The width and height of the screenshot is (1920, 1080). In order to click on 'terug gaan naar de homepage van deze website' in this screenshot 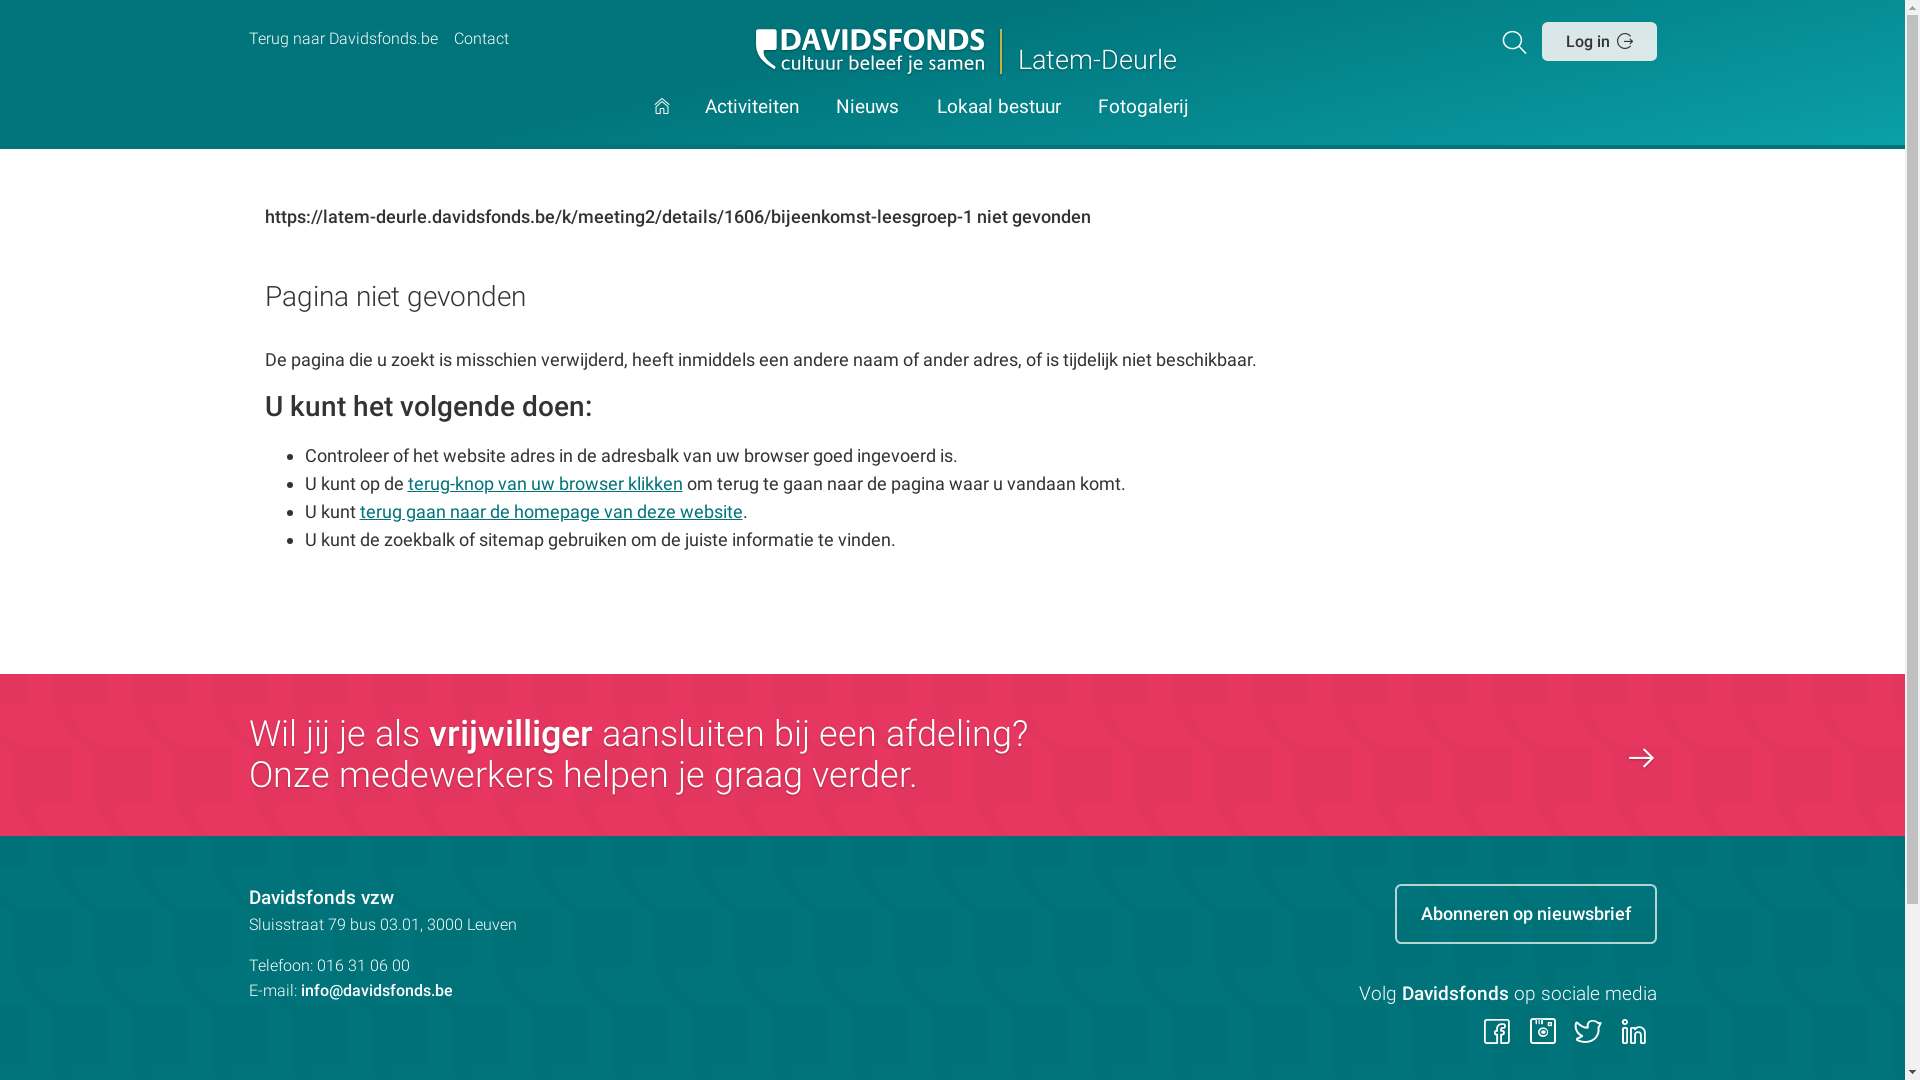, I will do `click(551, 510)`.